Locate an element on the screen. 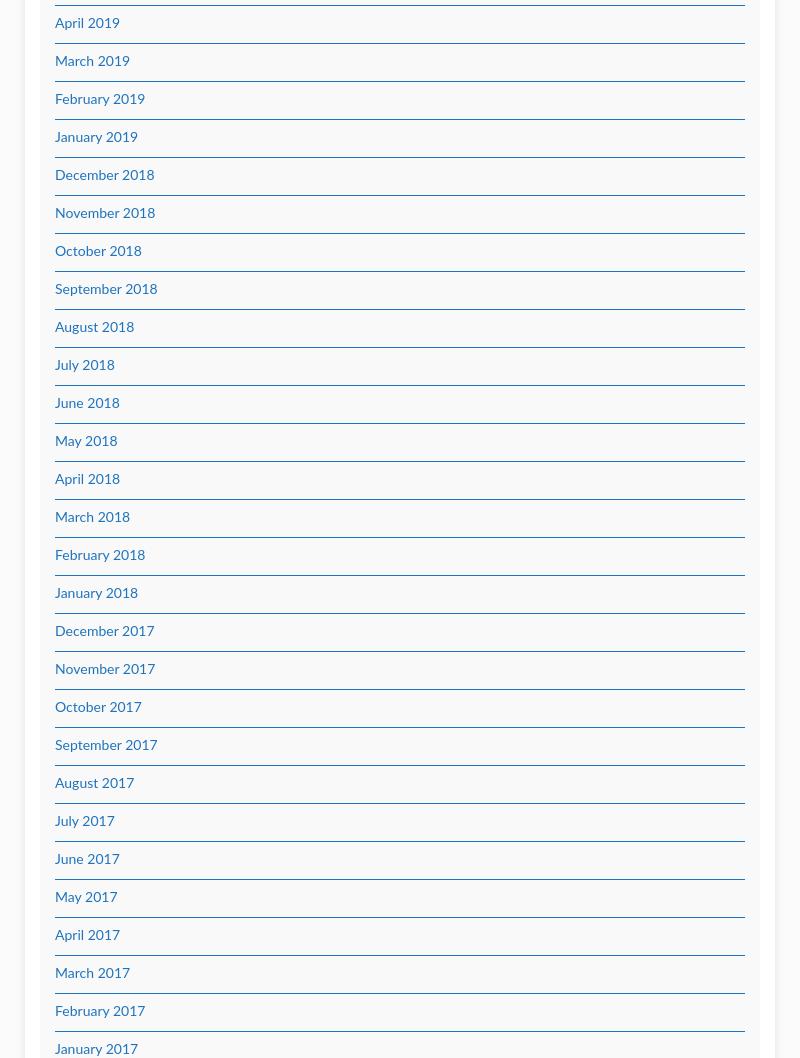 The image size is (800, 1058). 'March 2019' is located at coordinates (92, 61).